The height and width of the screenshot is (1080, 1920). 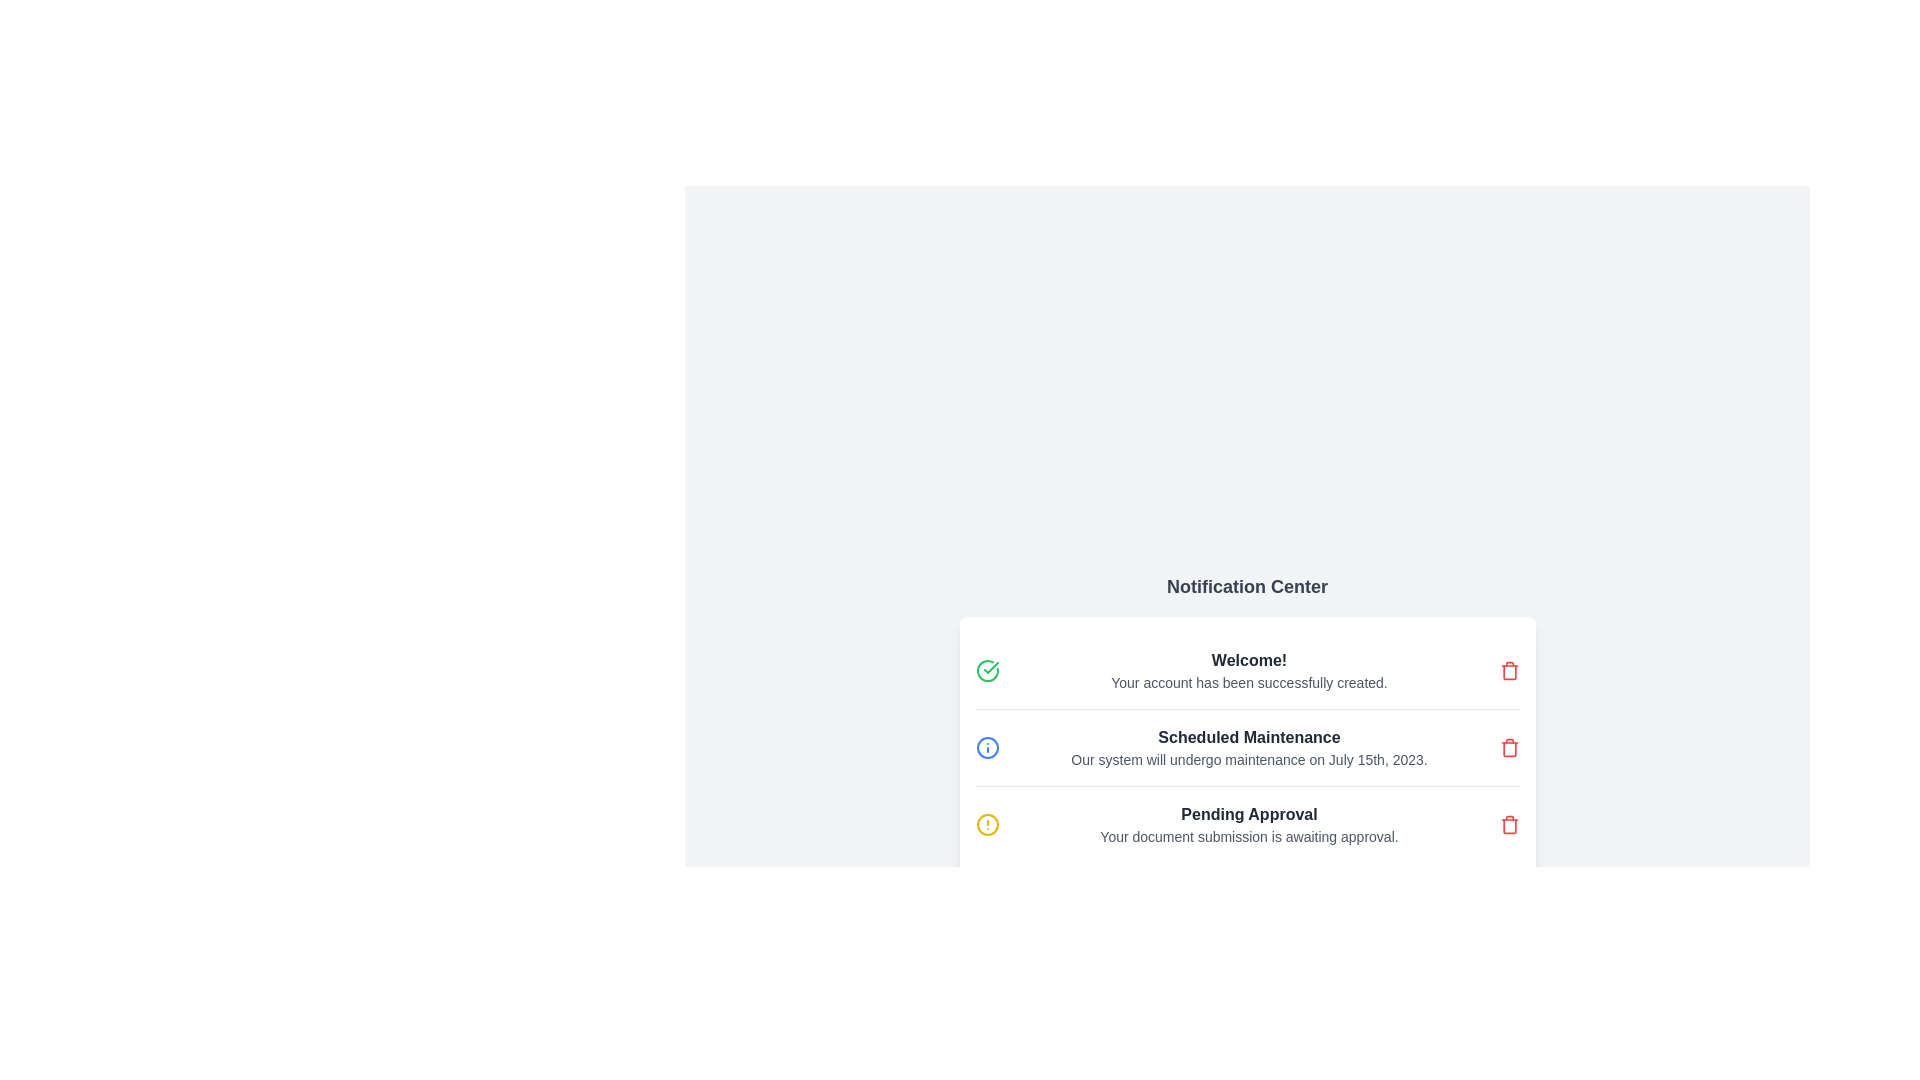 I want to click on the static text displaying 'Our system will undergo maintenance on July 15th, 2023.' located beneath the bold title 'Scheduled Maintenance' in the Notification Center, so click(x=1248, y=759).